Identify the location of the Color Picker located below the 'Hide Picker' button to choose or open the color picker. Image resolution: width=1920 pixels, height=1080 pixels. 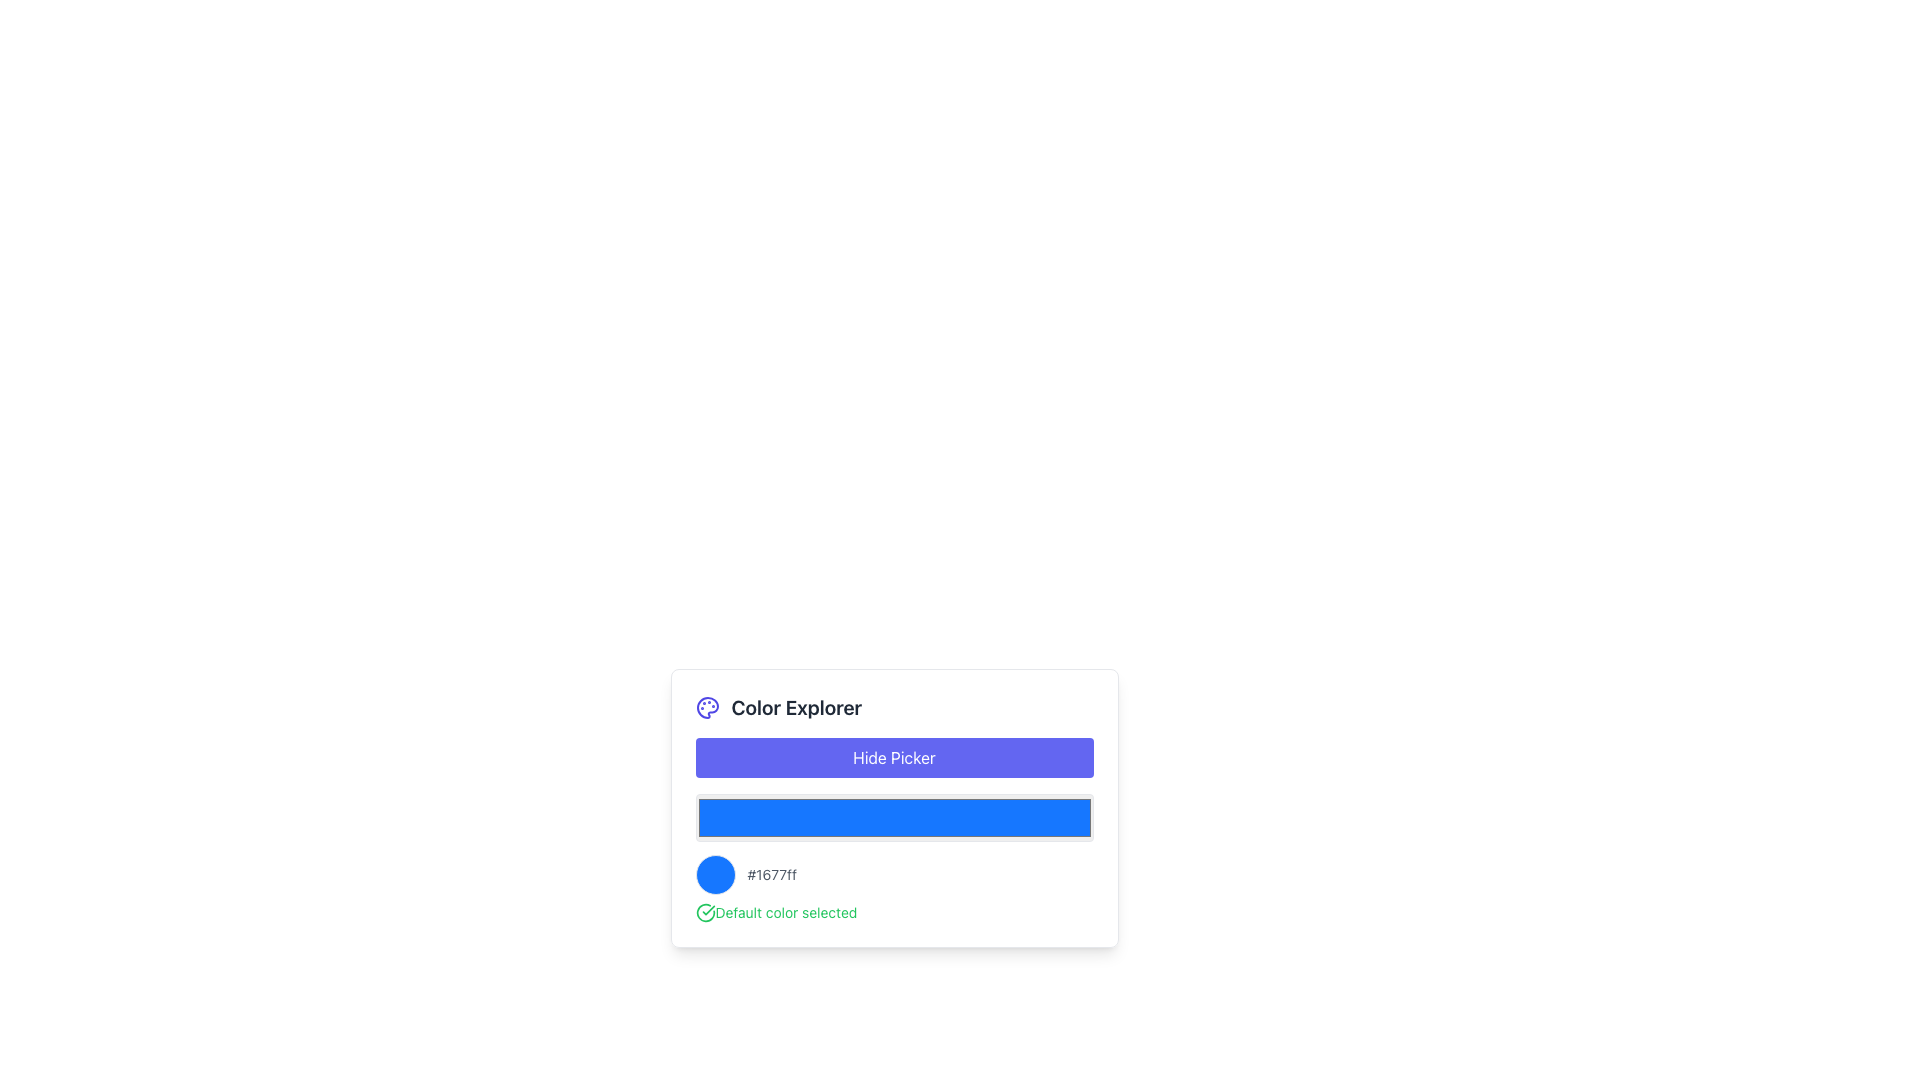
(893, 817).